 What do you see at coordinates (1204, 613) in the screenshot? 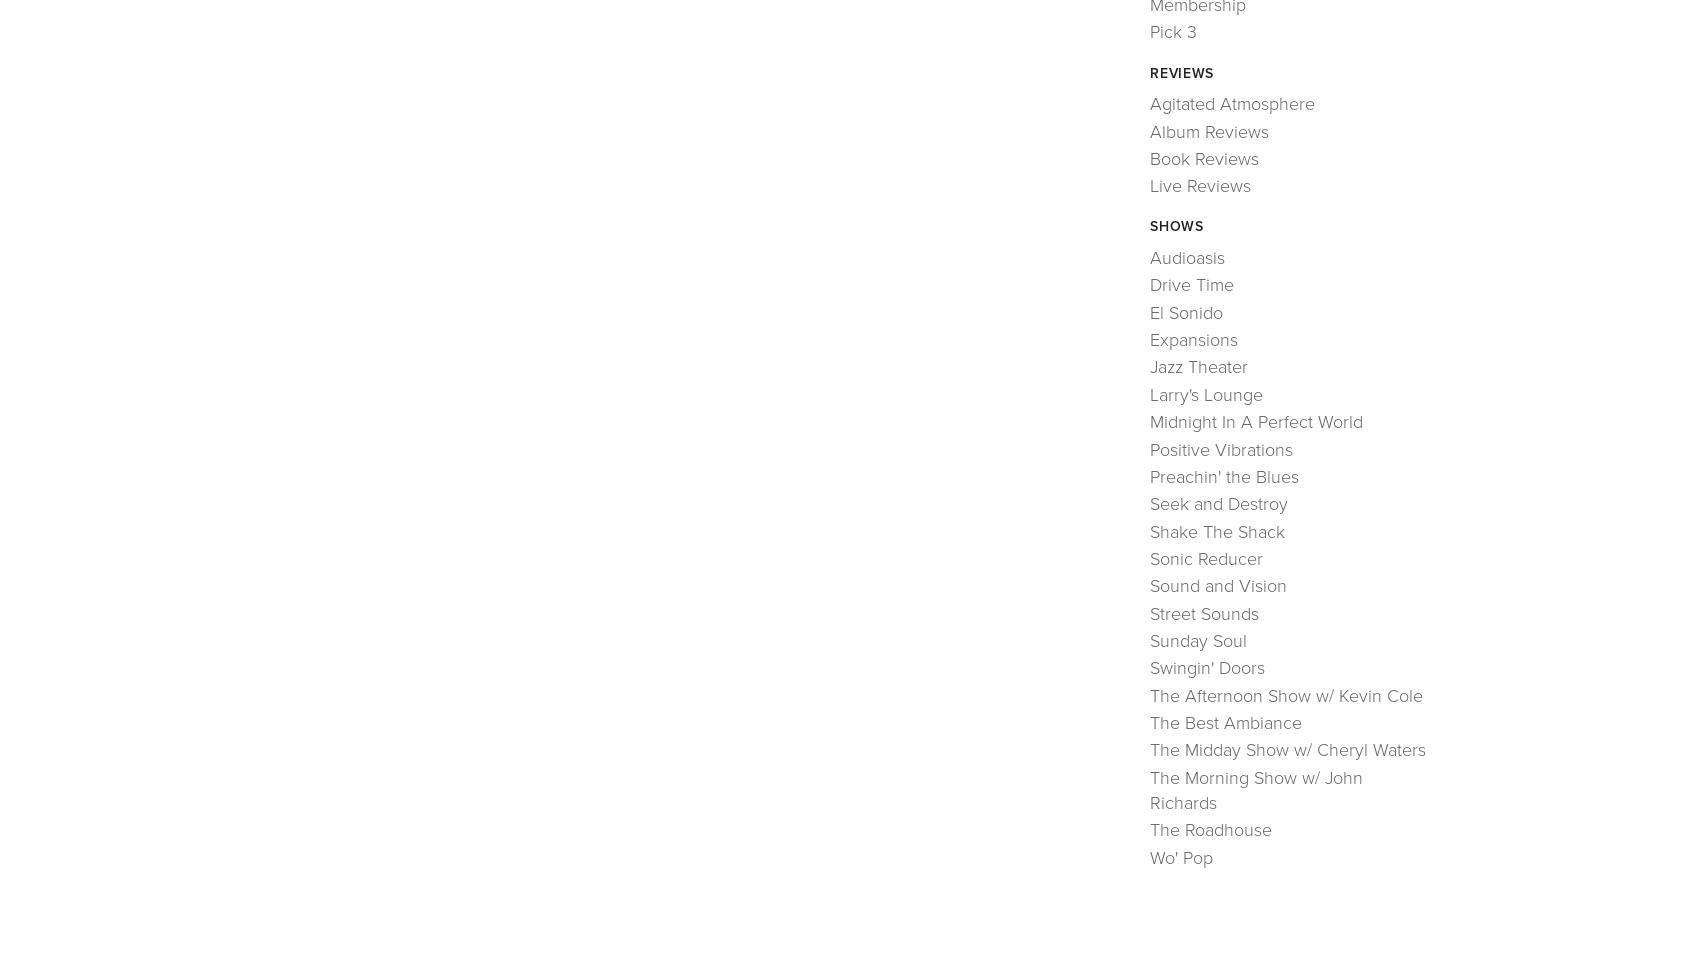
I see `'Street Sounds'` at bounding box center [1204, 613].